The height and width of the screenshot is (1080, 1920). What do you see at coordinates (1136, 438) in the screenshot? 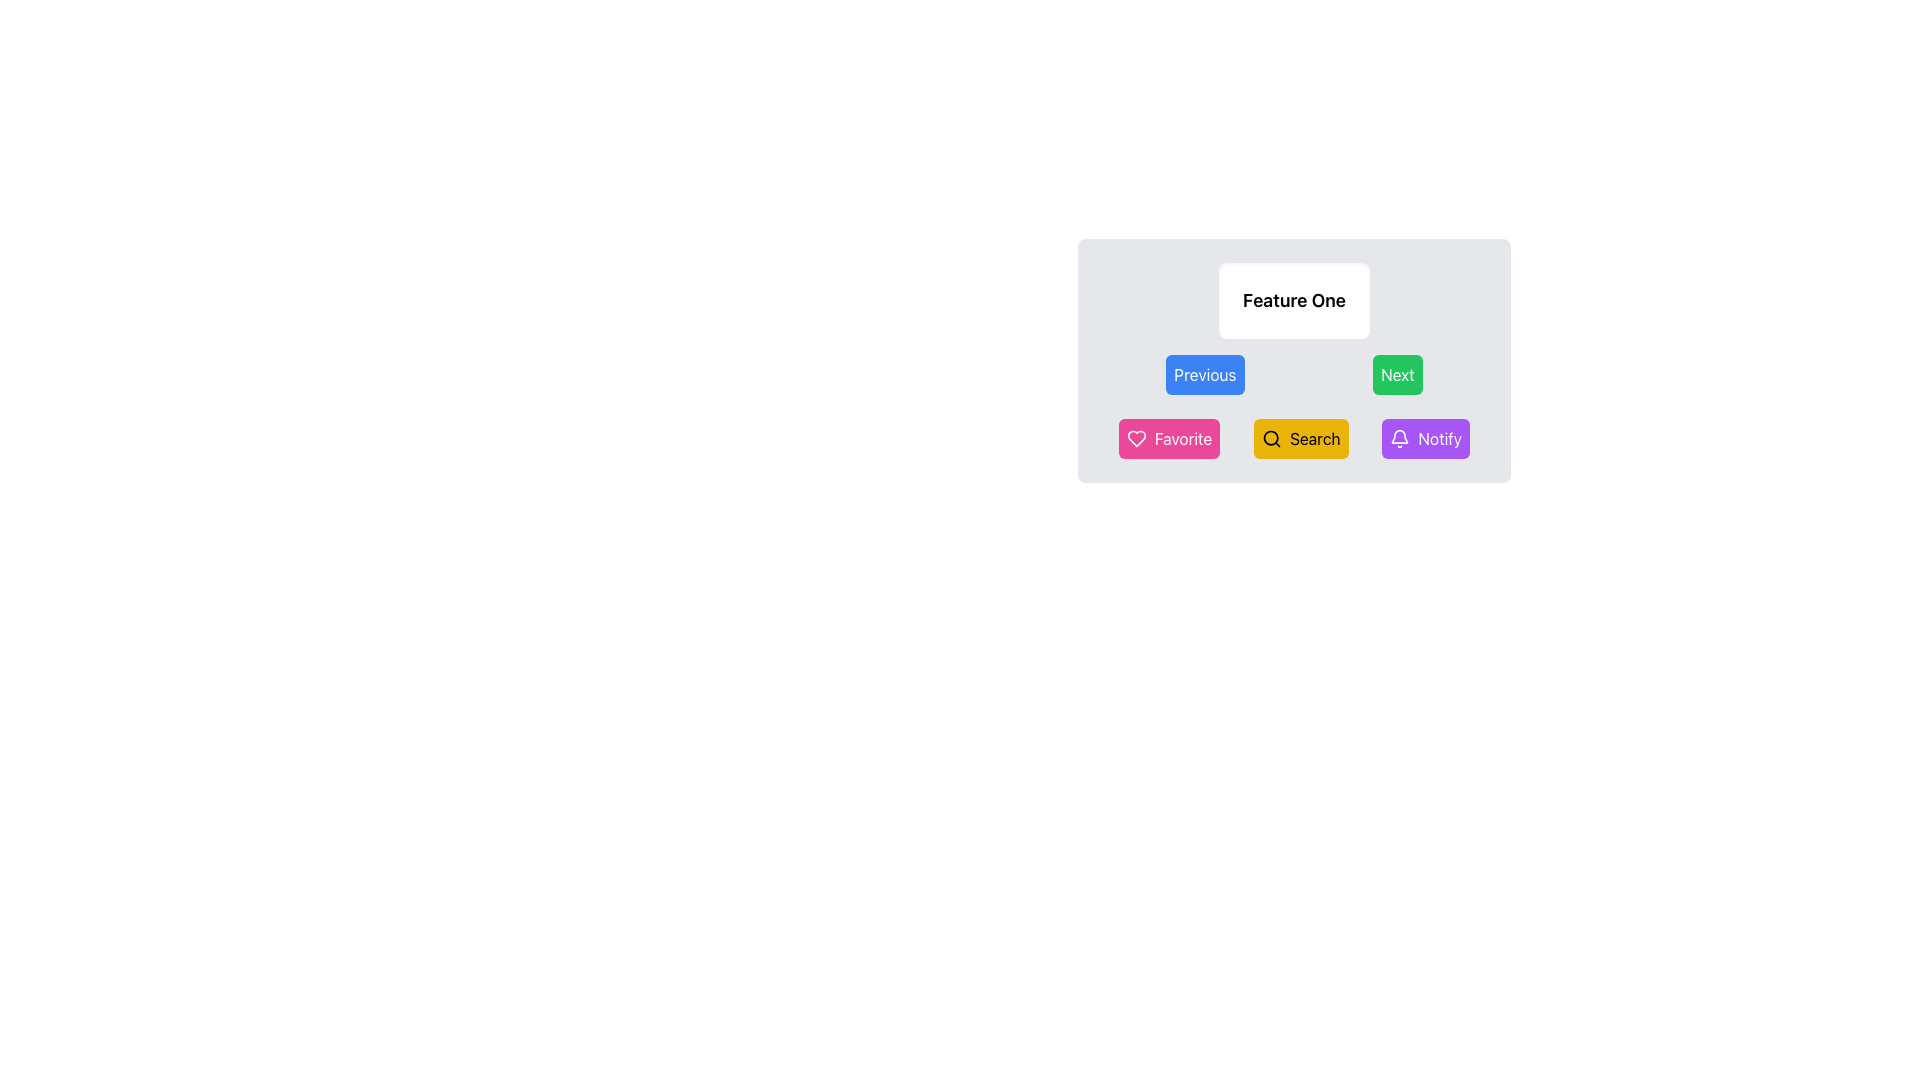
I see `the 'Favorite' icon button located in the second row of buttons, positioned to the left of the 'Search' button, to mark an item as favorite` at bounding box center [1136, 438].